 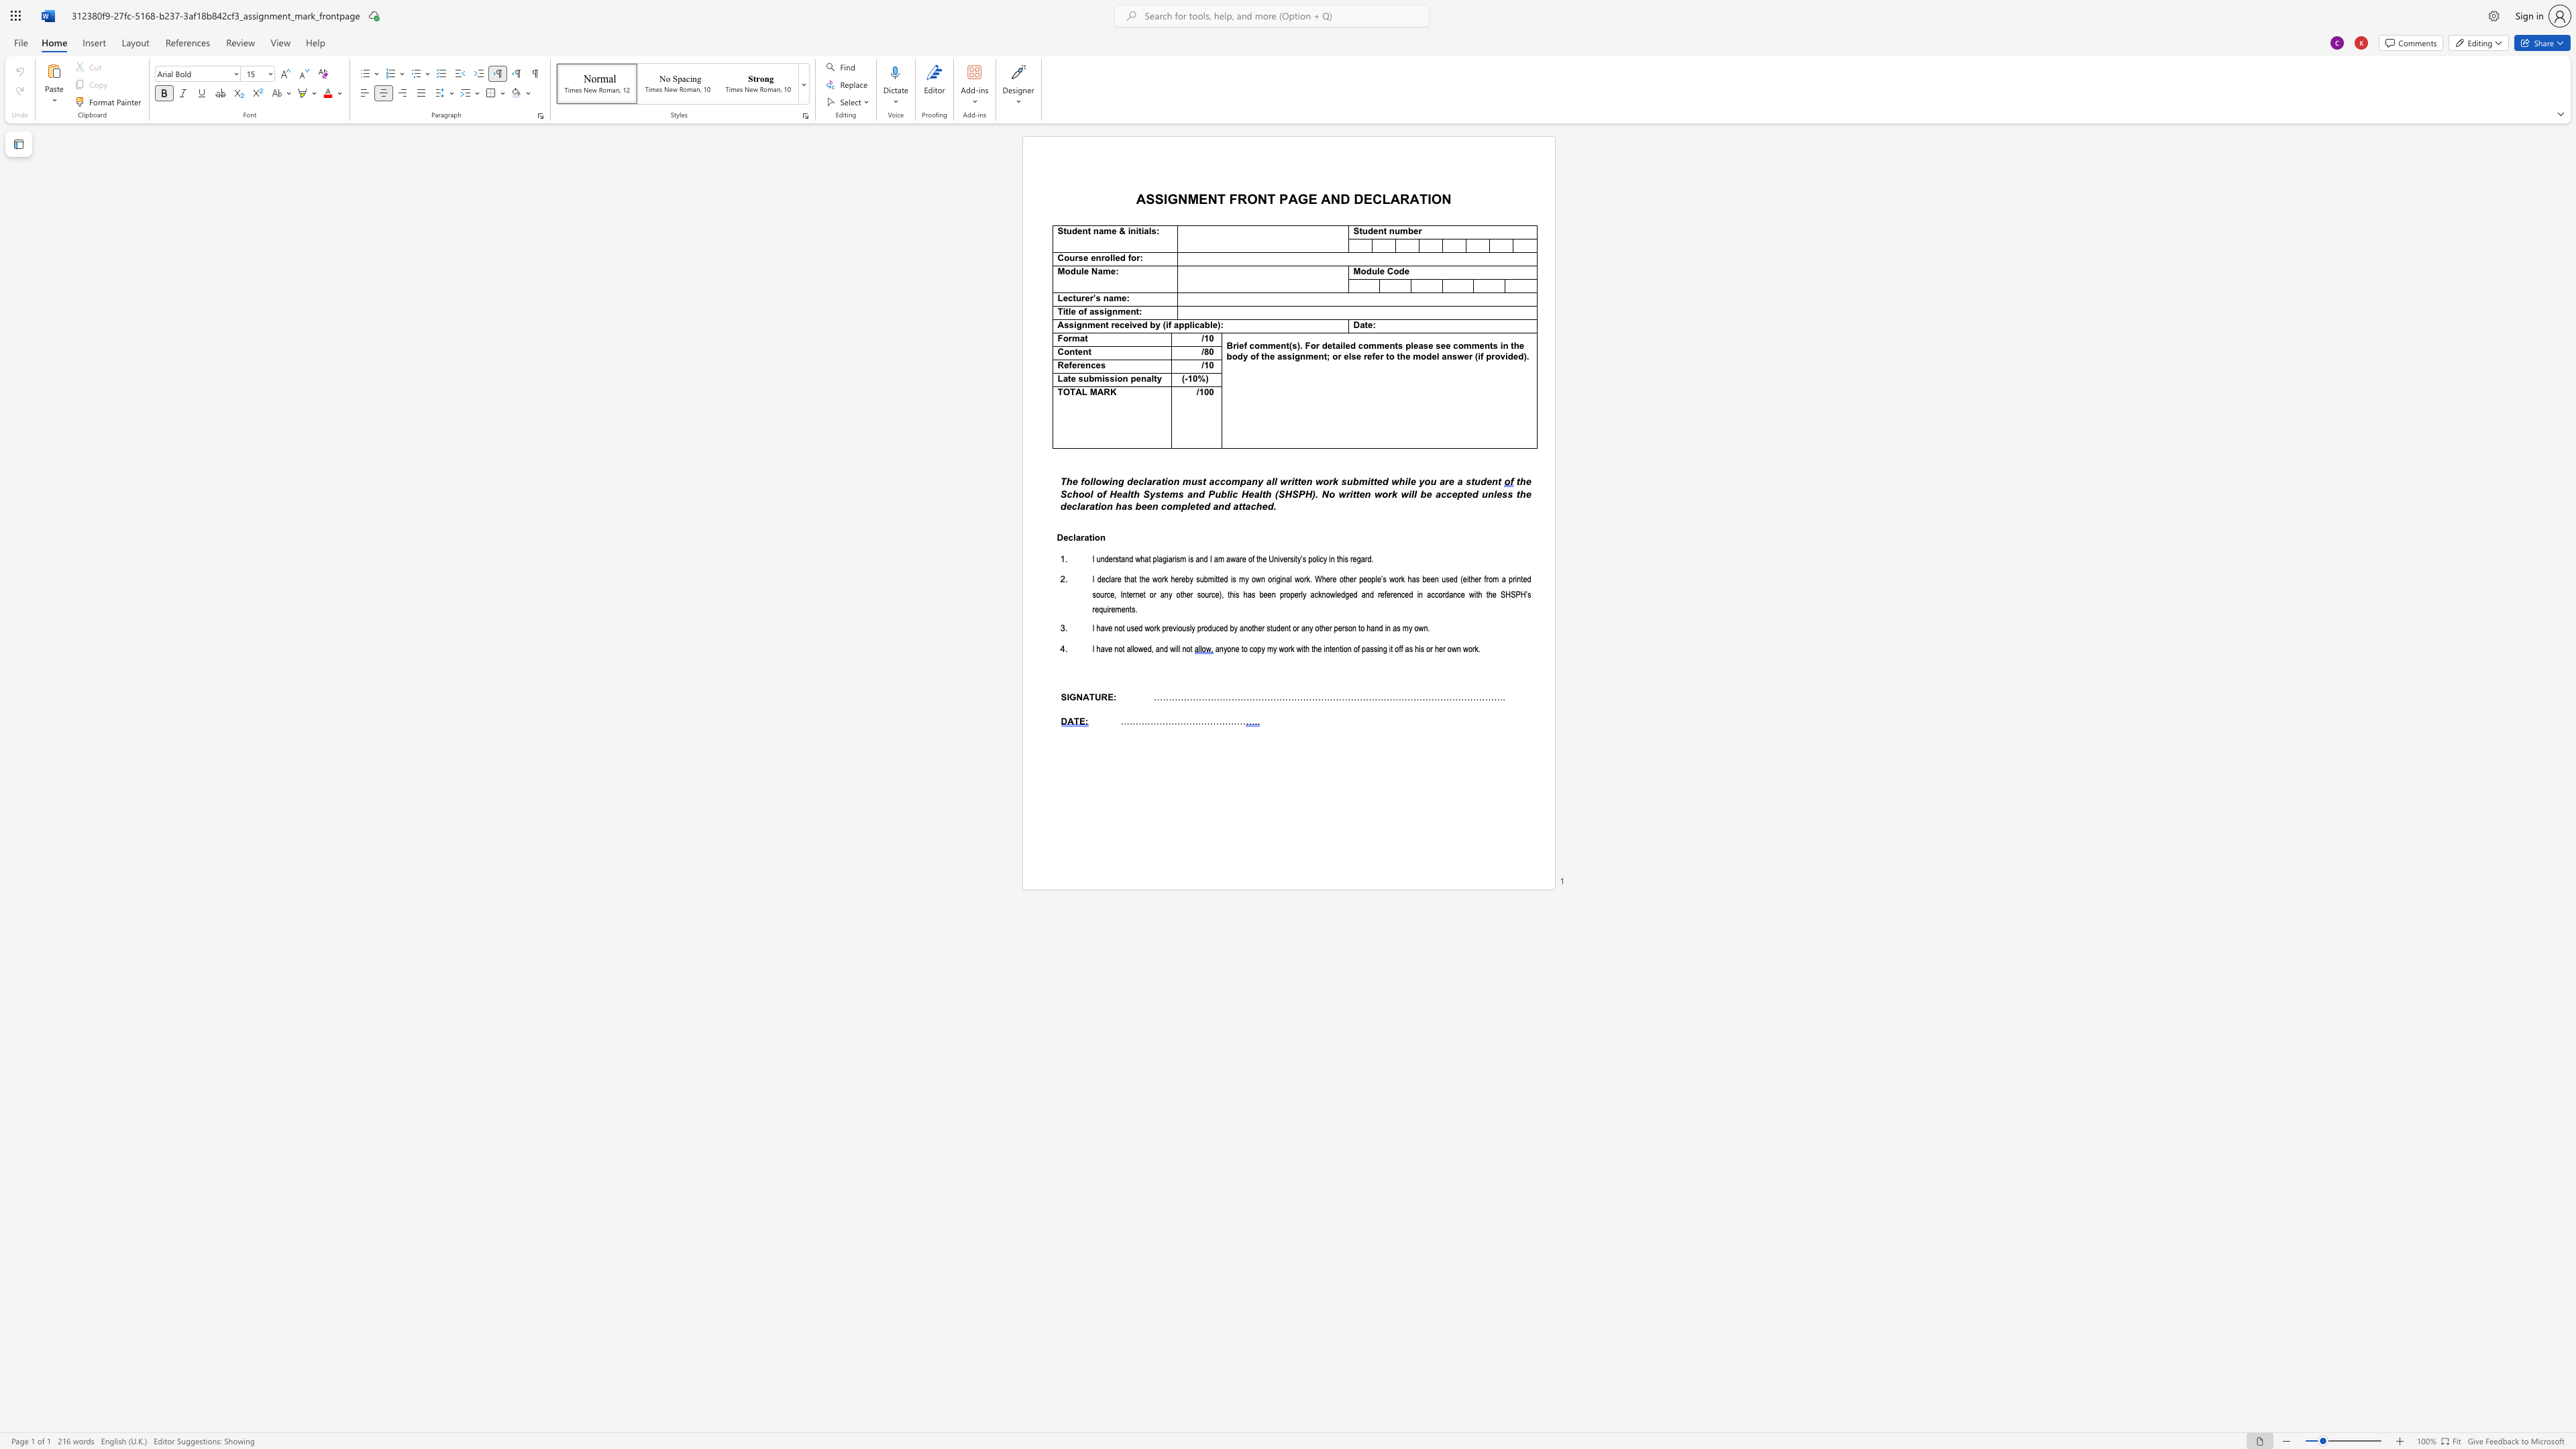 I want to click on the space between the continuous character "l" and "e" in the text, so click(x=1115, y=258).